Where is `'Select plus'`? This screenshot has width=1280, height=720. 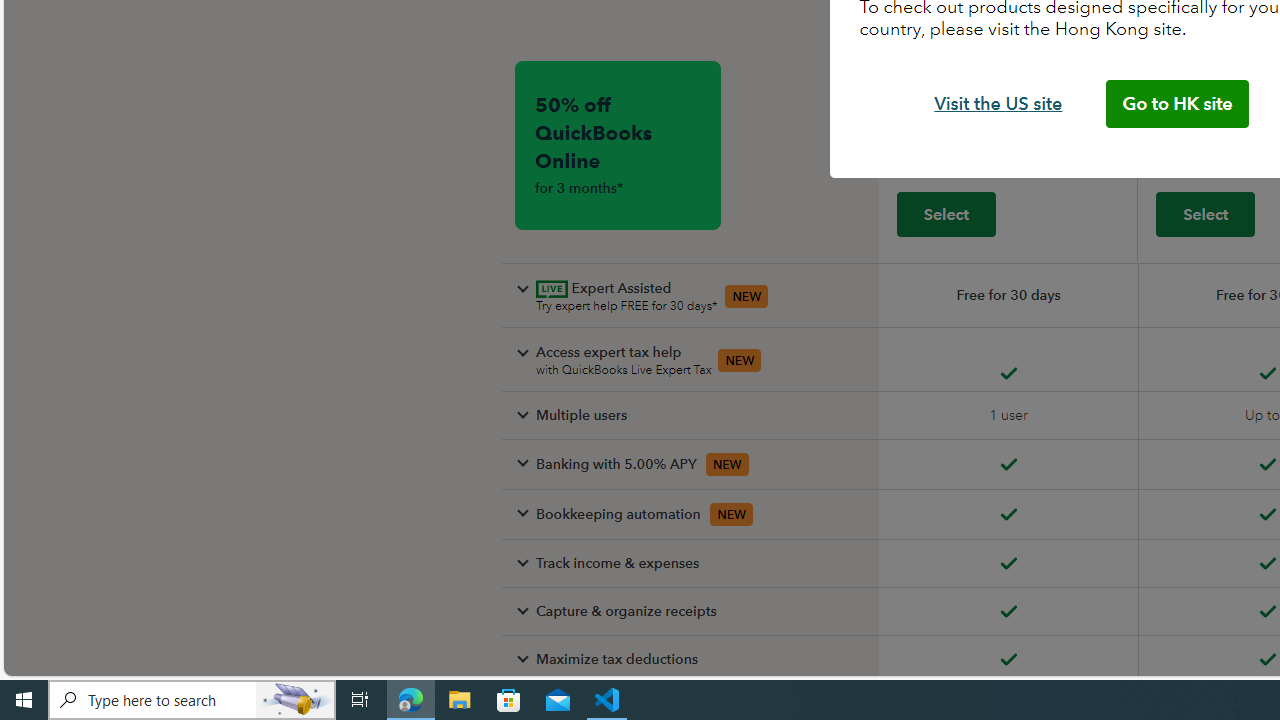 'Select plus' is located at coordinates (1204, 213).